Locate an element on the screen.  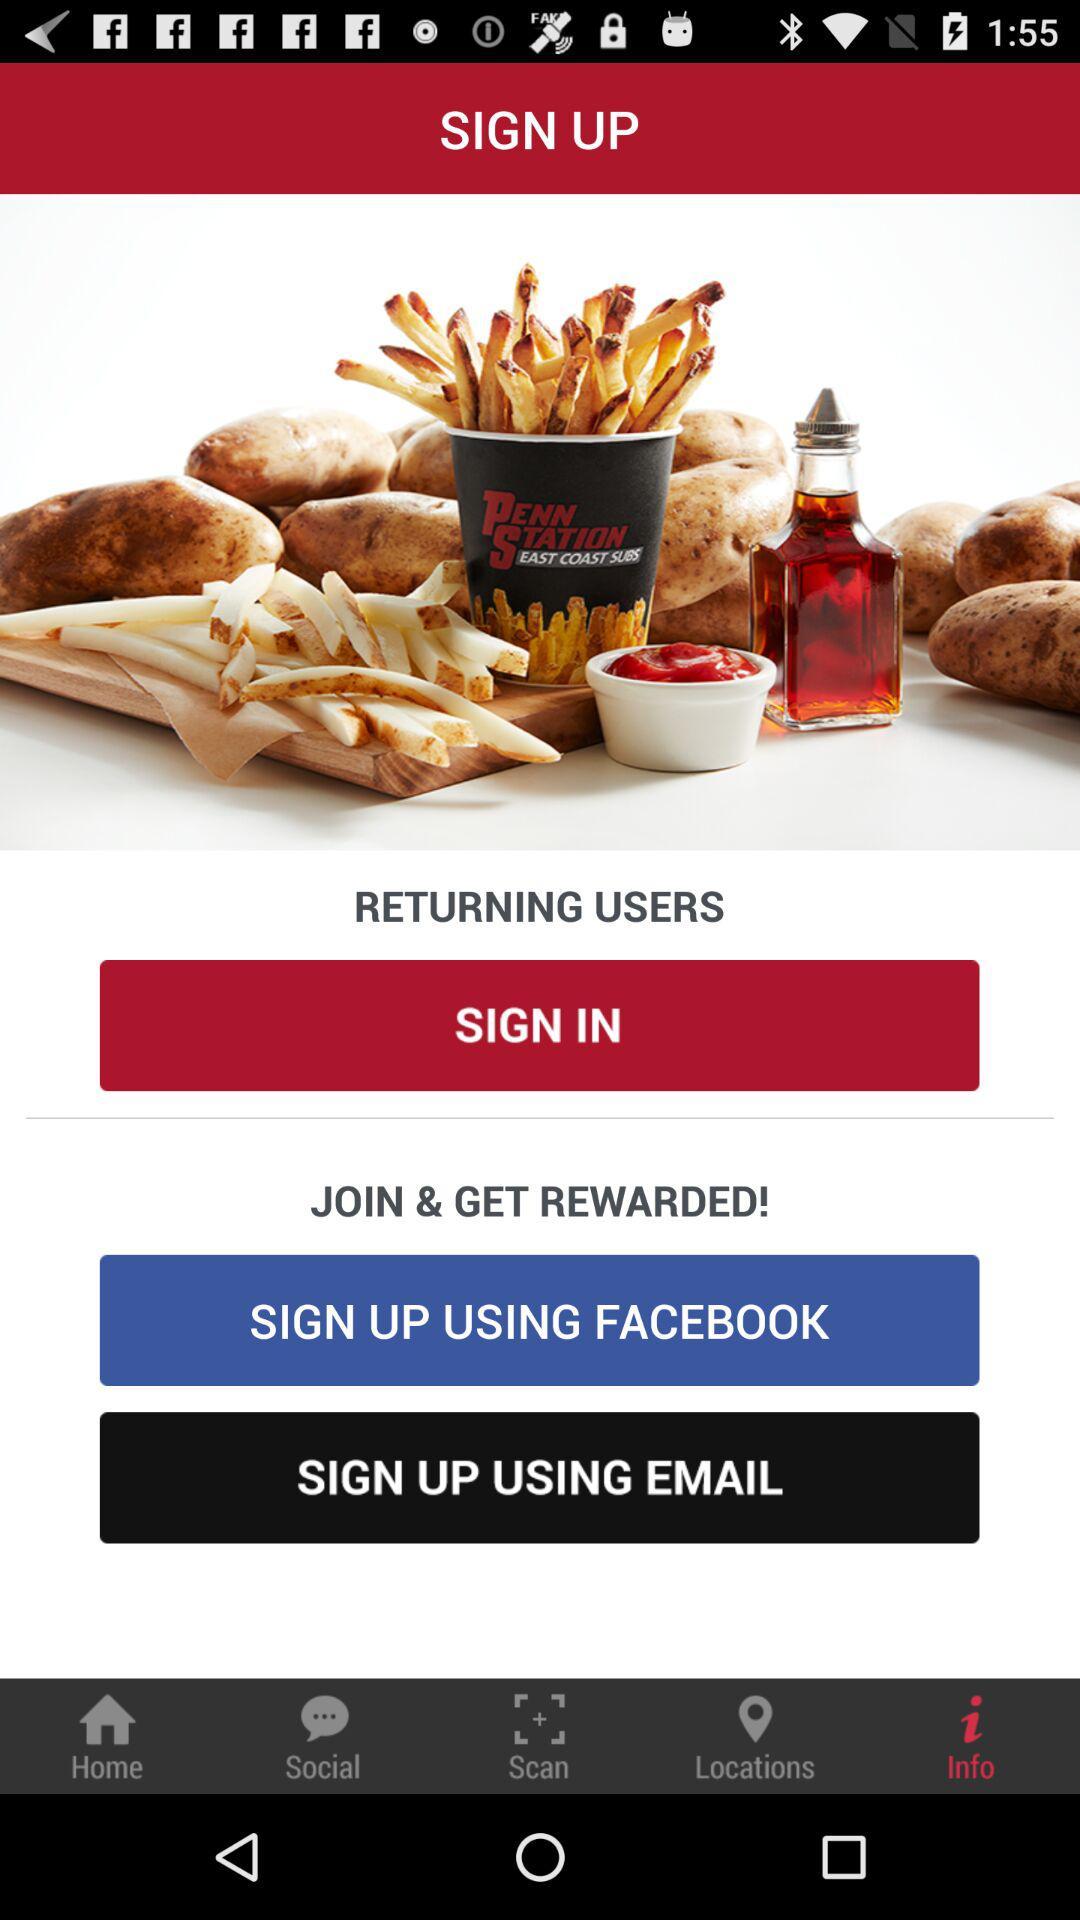
sign up using email is located at coordinates (540, 1478).